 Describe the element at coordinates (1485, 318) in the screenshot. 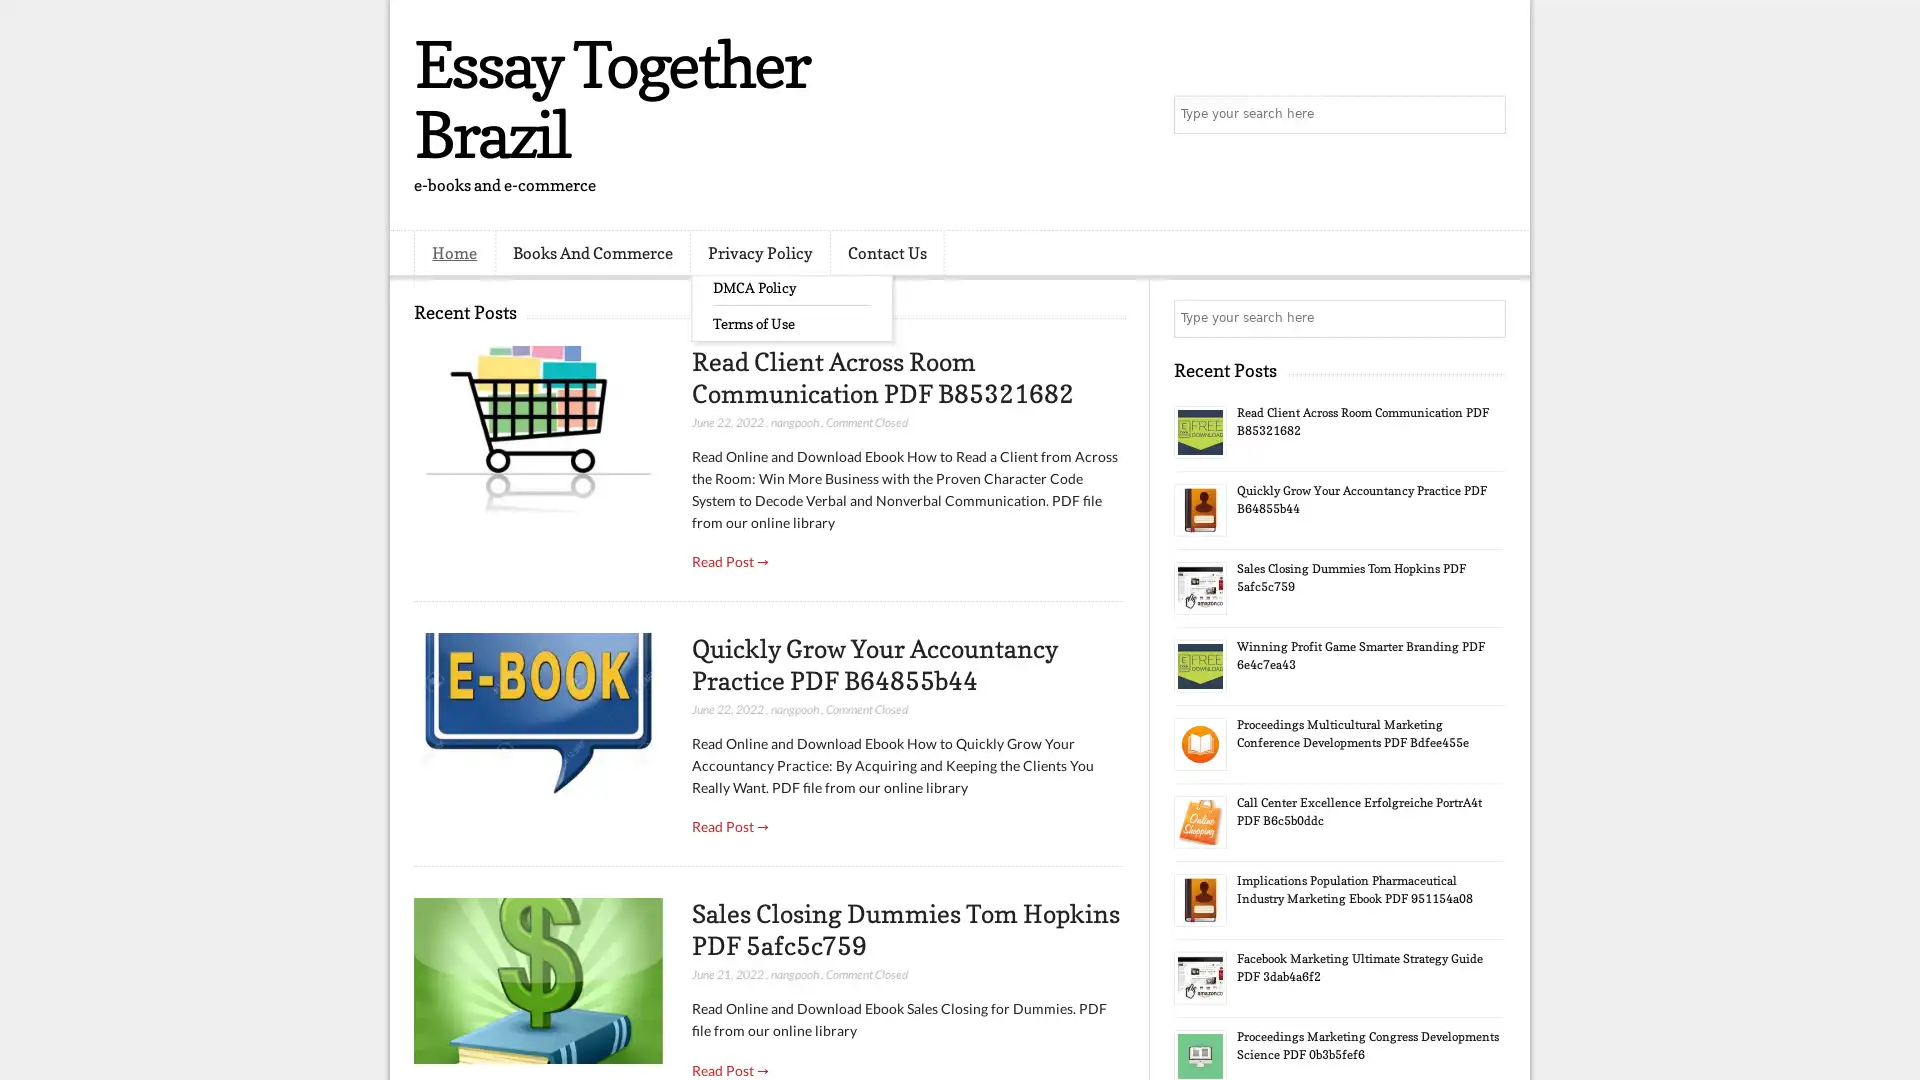

I see `Search` at that location.